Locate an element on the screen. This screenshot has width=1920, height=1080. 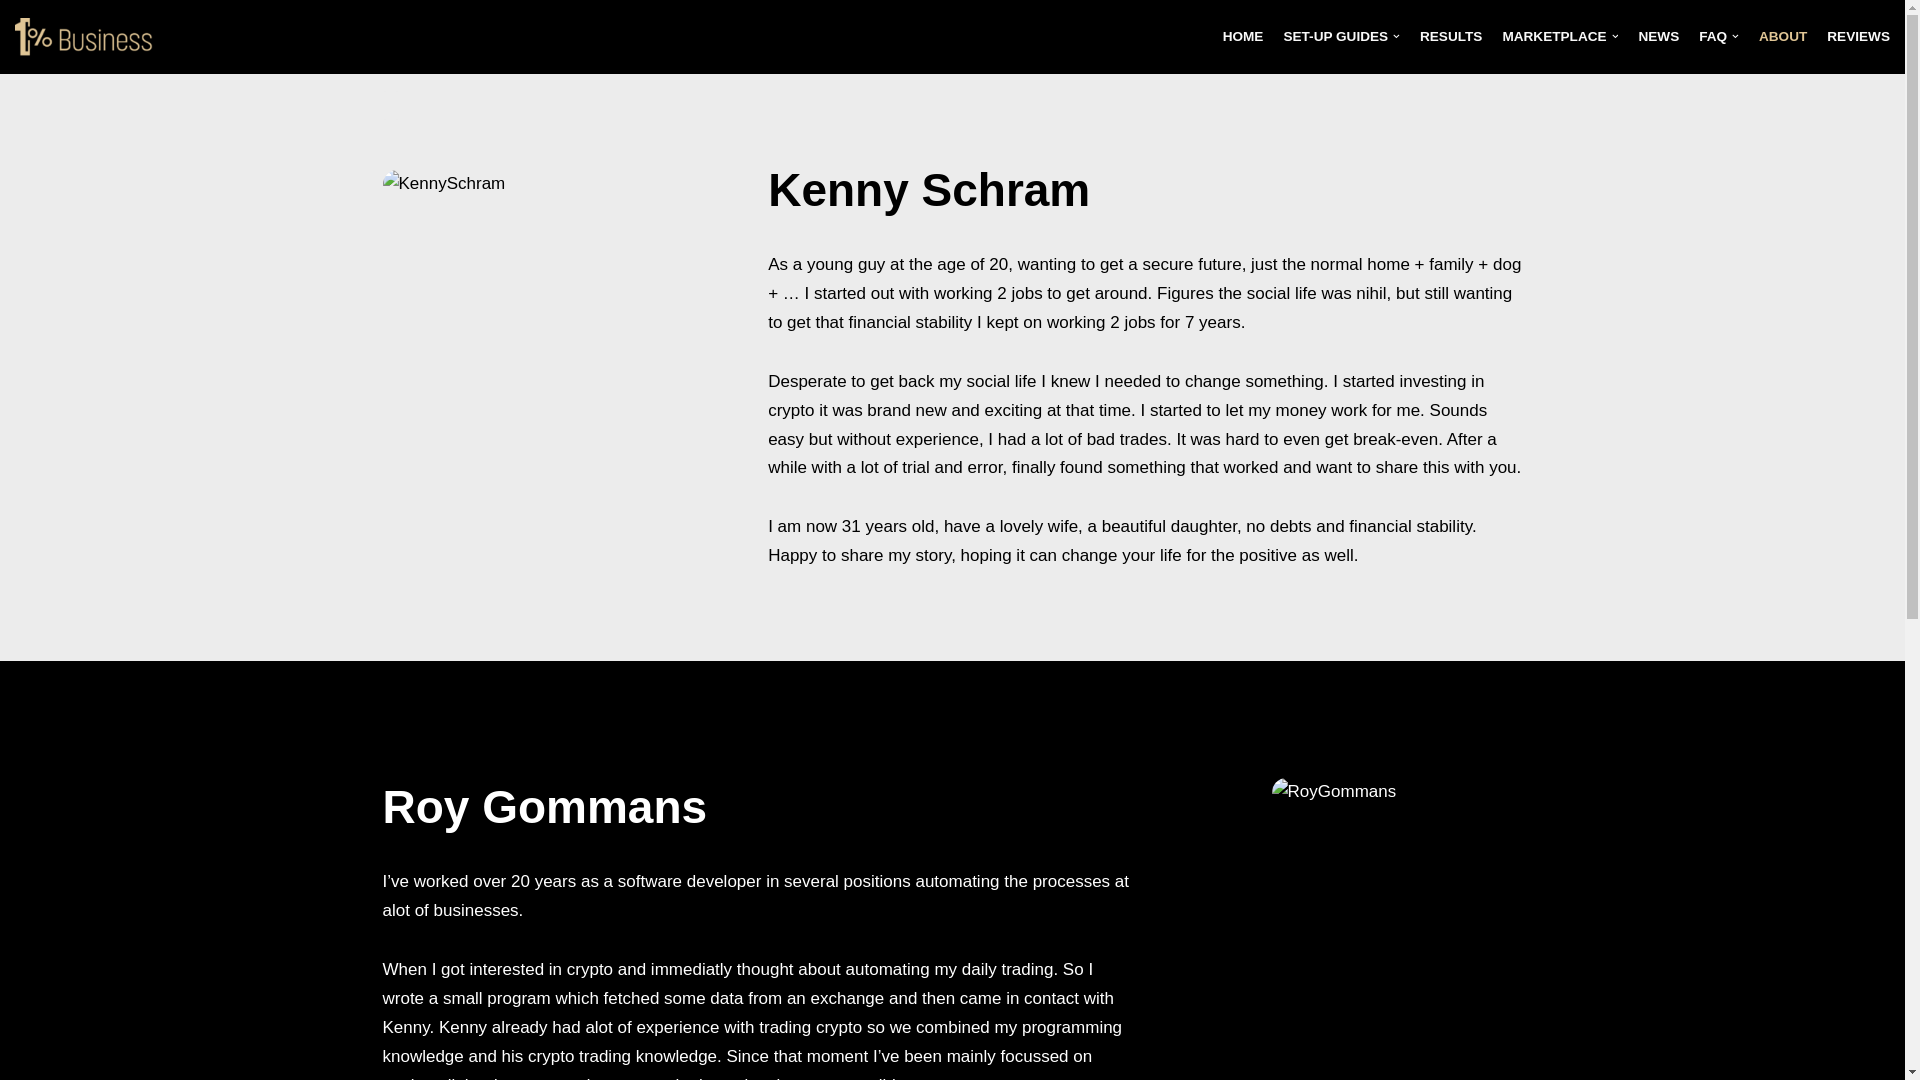
'ABOUT' is located at coordinates (1782, 36).